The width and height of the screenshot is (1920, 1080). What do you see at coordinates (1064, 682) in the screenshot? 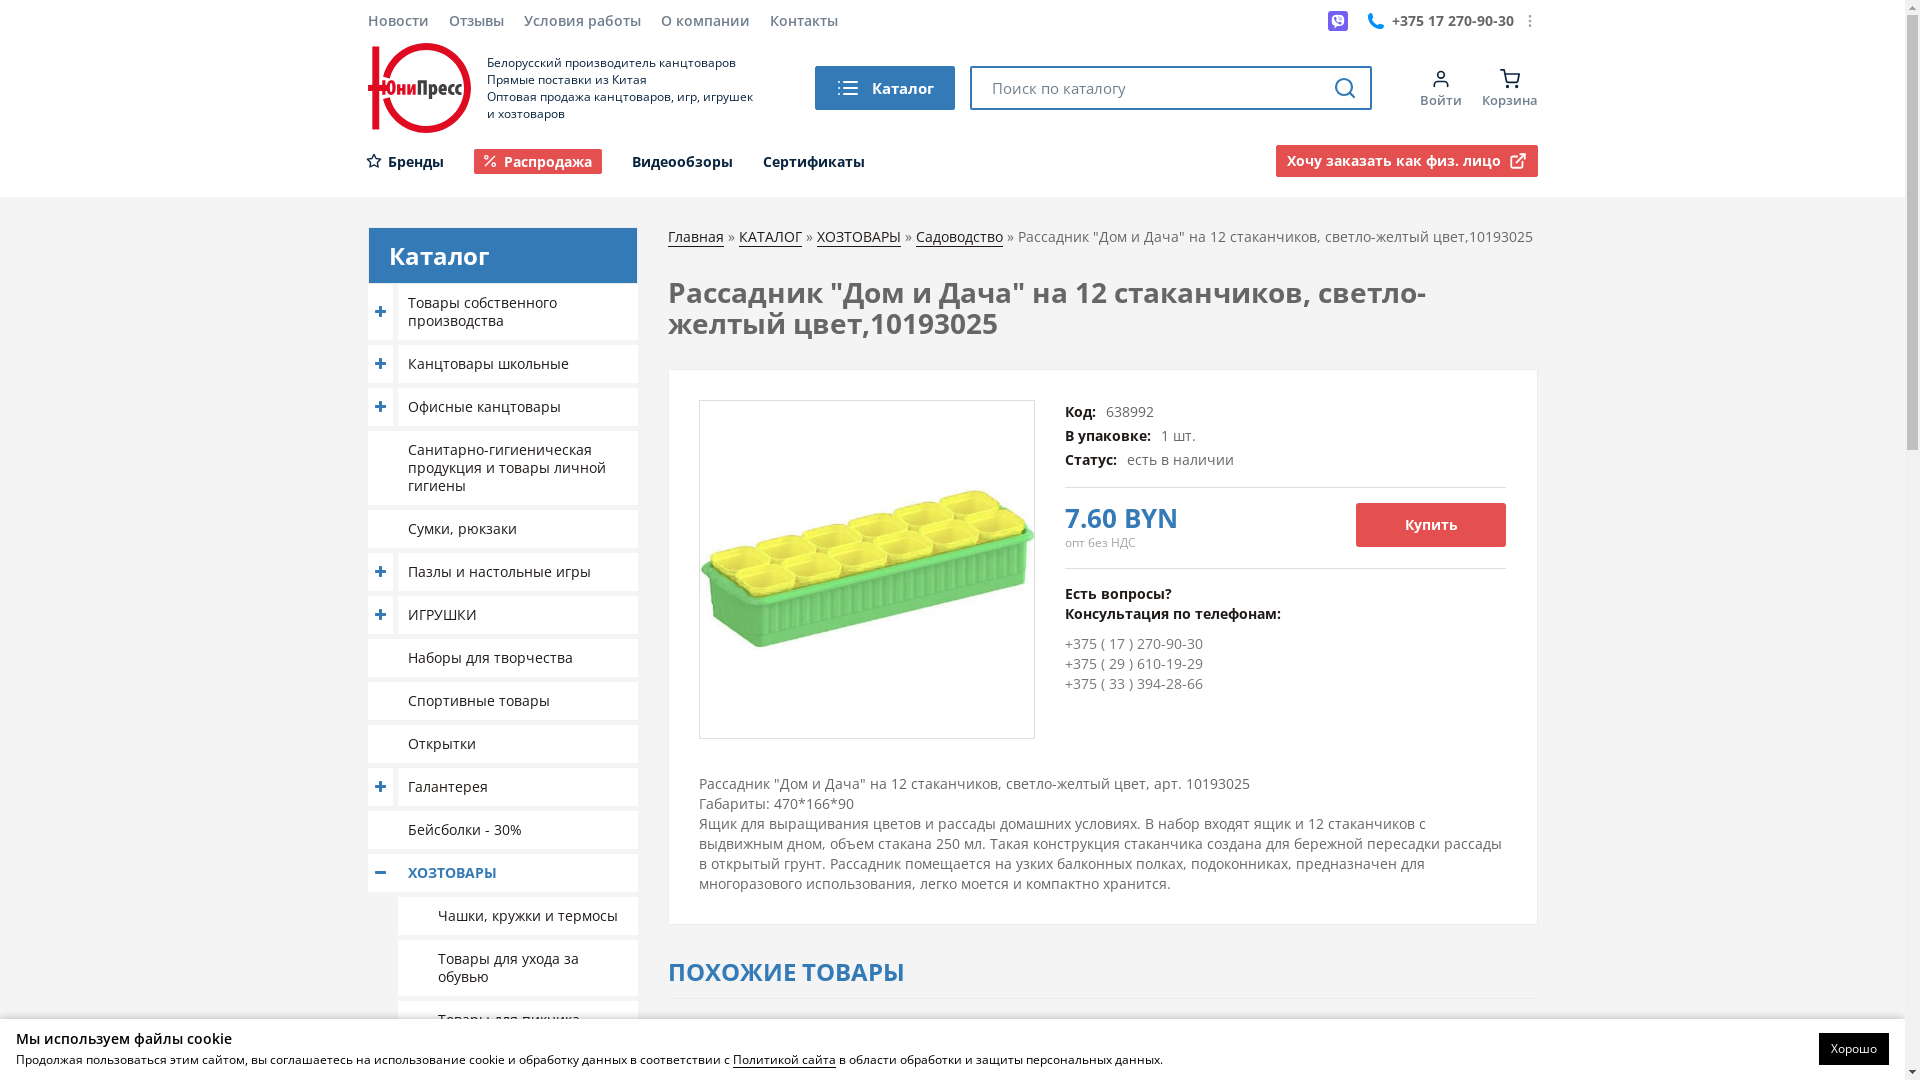
I see `'+375 ( 33 ) 394-28-66'` at bounding box center [1064, 682].